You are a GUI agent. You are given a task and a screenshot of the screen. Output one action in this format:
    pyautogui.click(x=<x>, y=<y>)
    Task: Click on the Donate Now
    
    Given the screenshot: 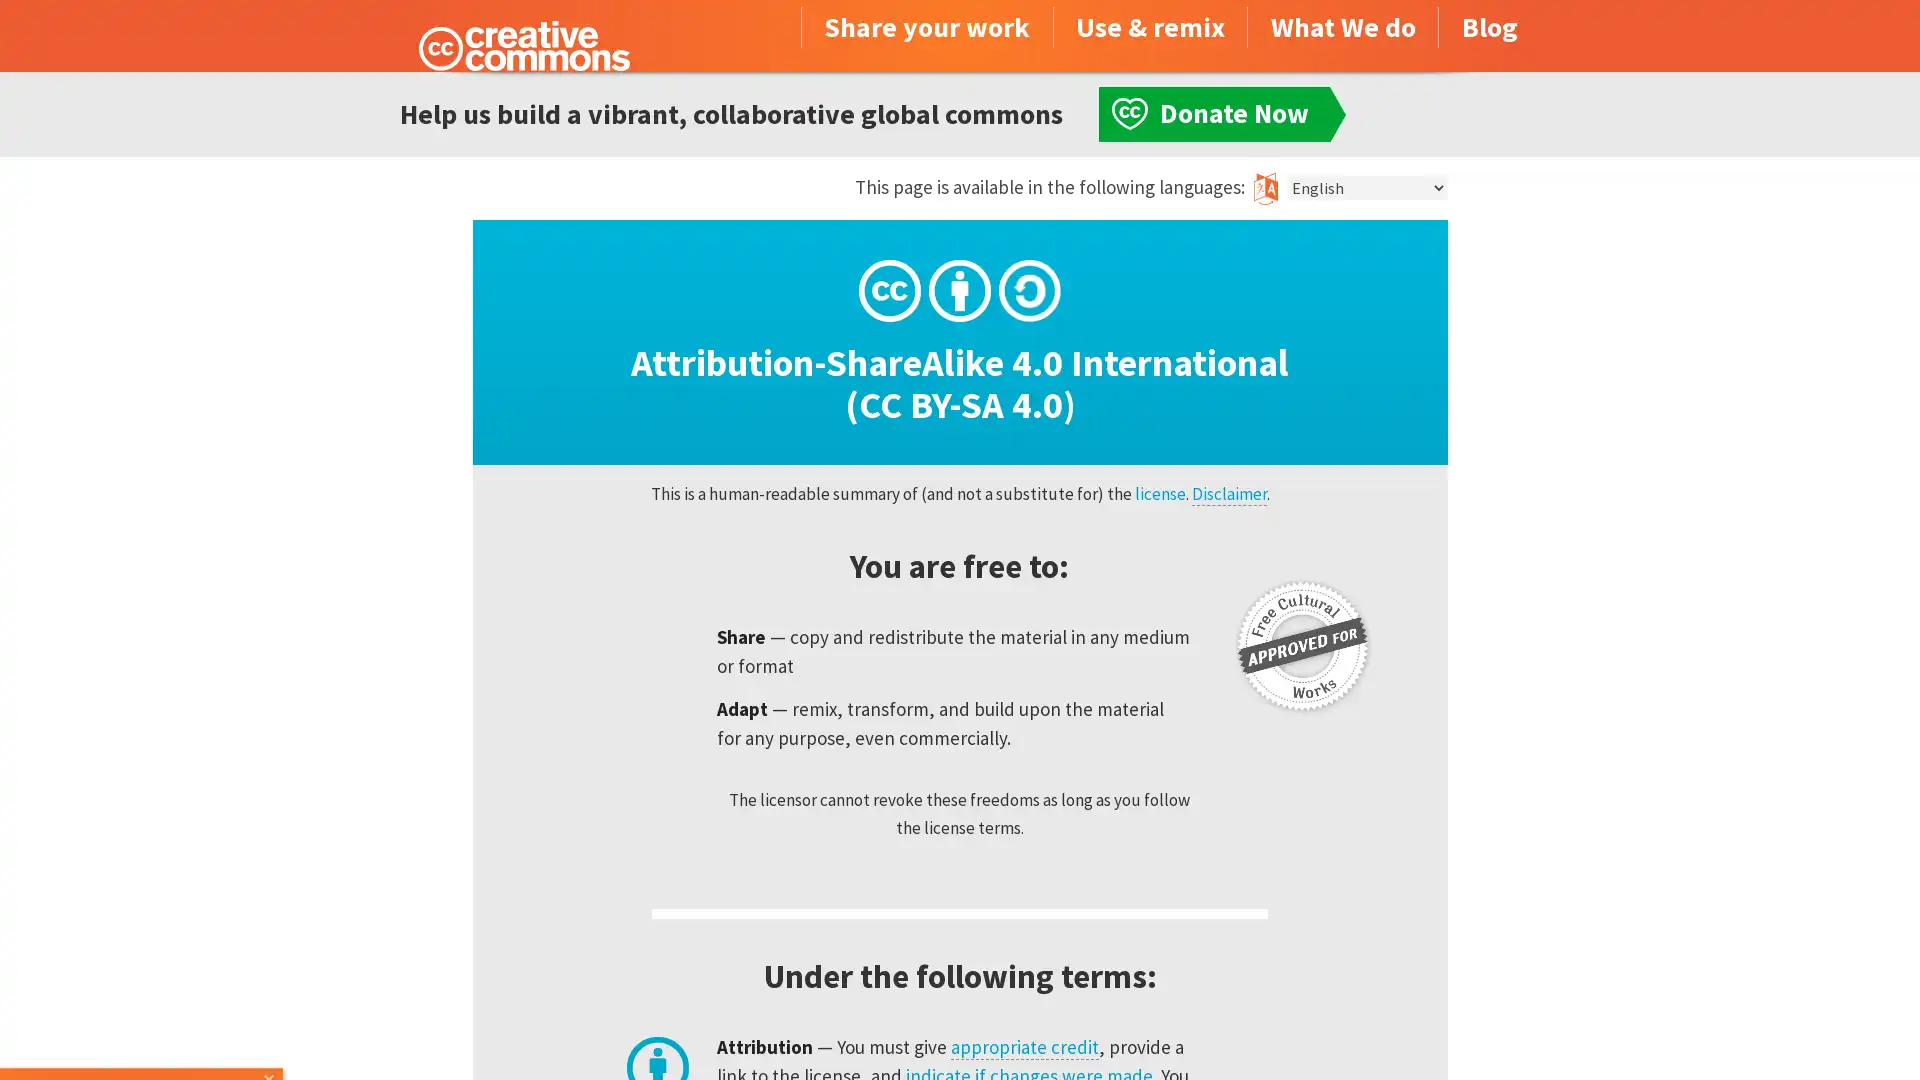 What is the action you would take?
    pyautogui.click(x=143, y=1026)
    